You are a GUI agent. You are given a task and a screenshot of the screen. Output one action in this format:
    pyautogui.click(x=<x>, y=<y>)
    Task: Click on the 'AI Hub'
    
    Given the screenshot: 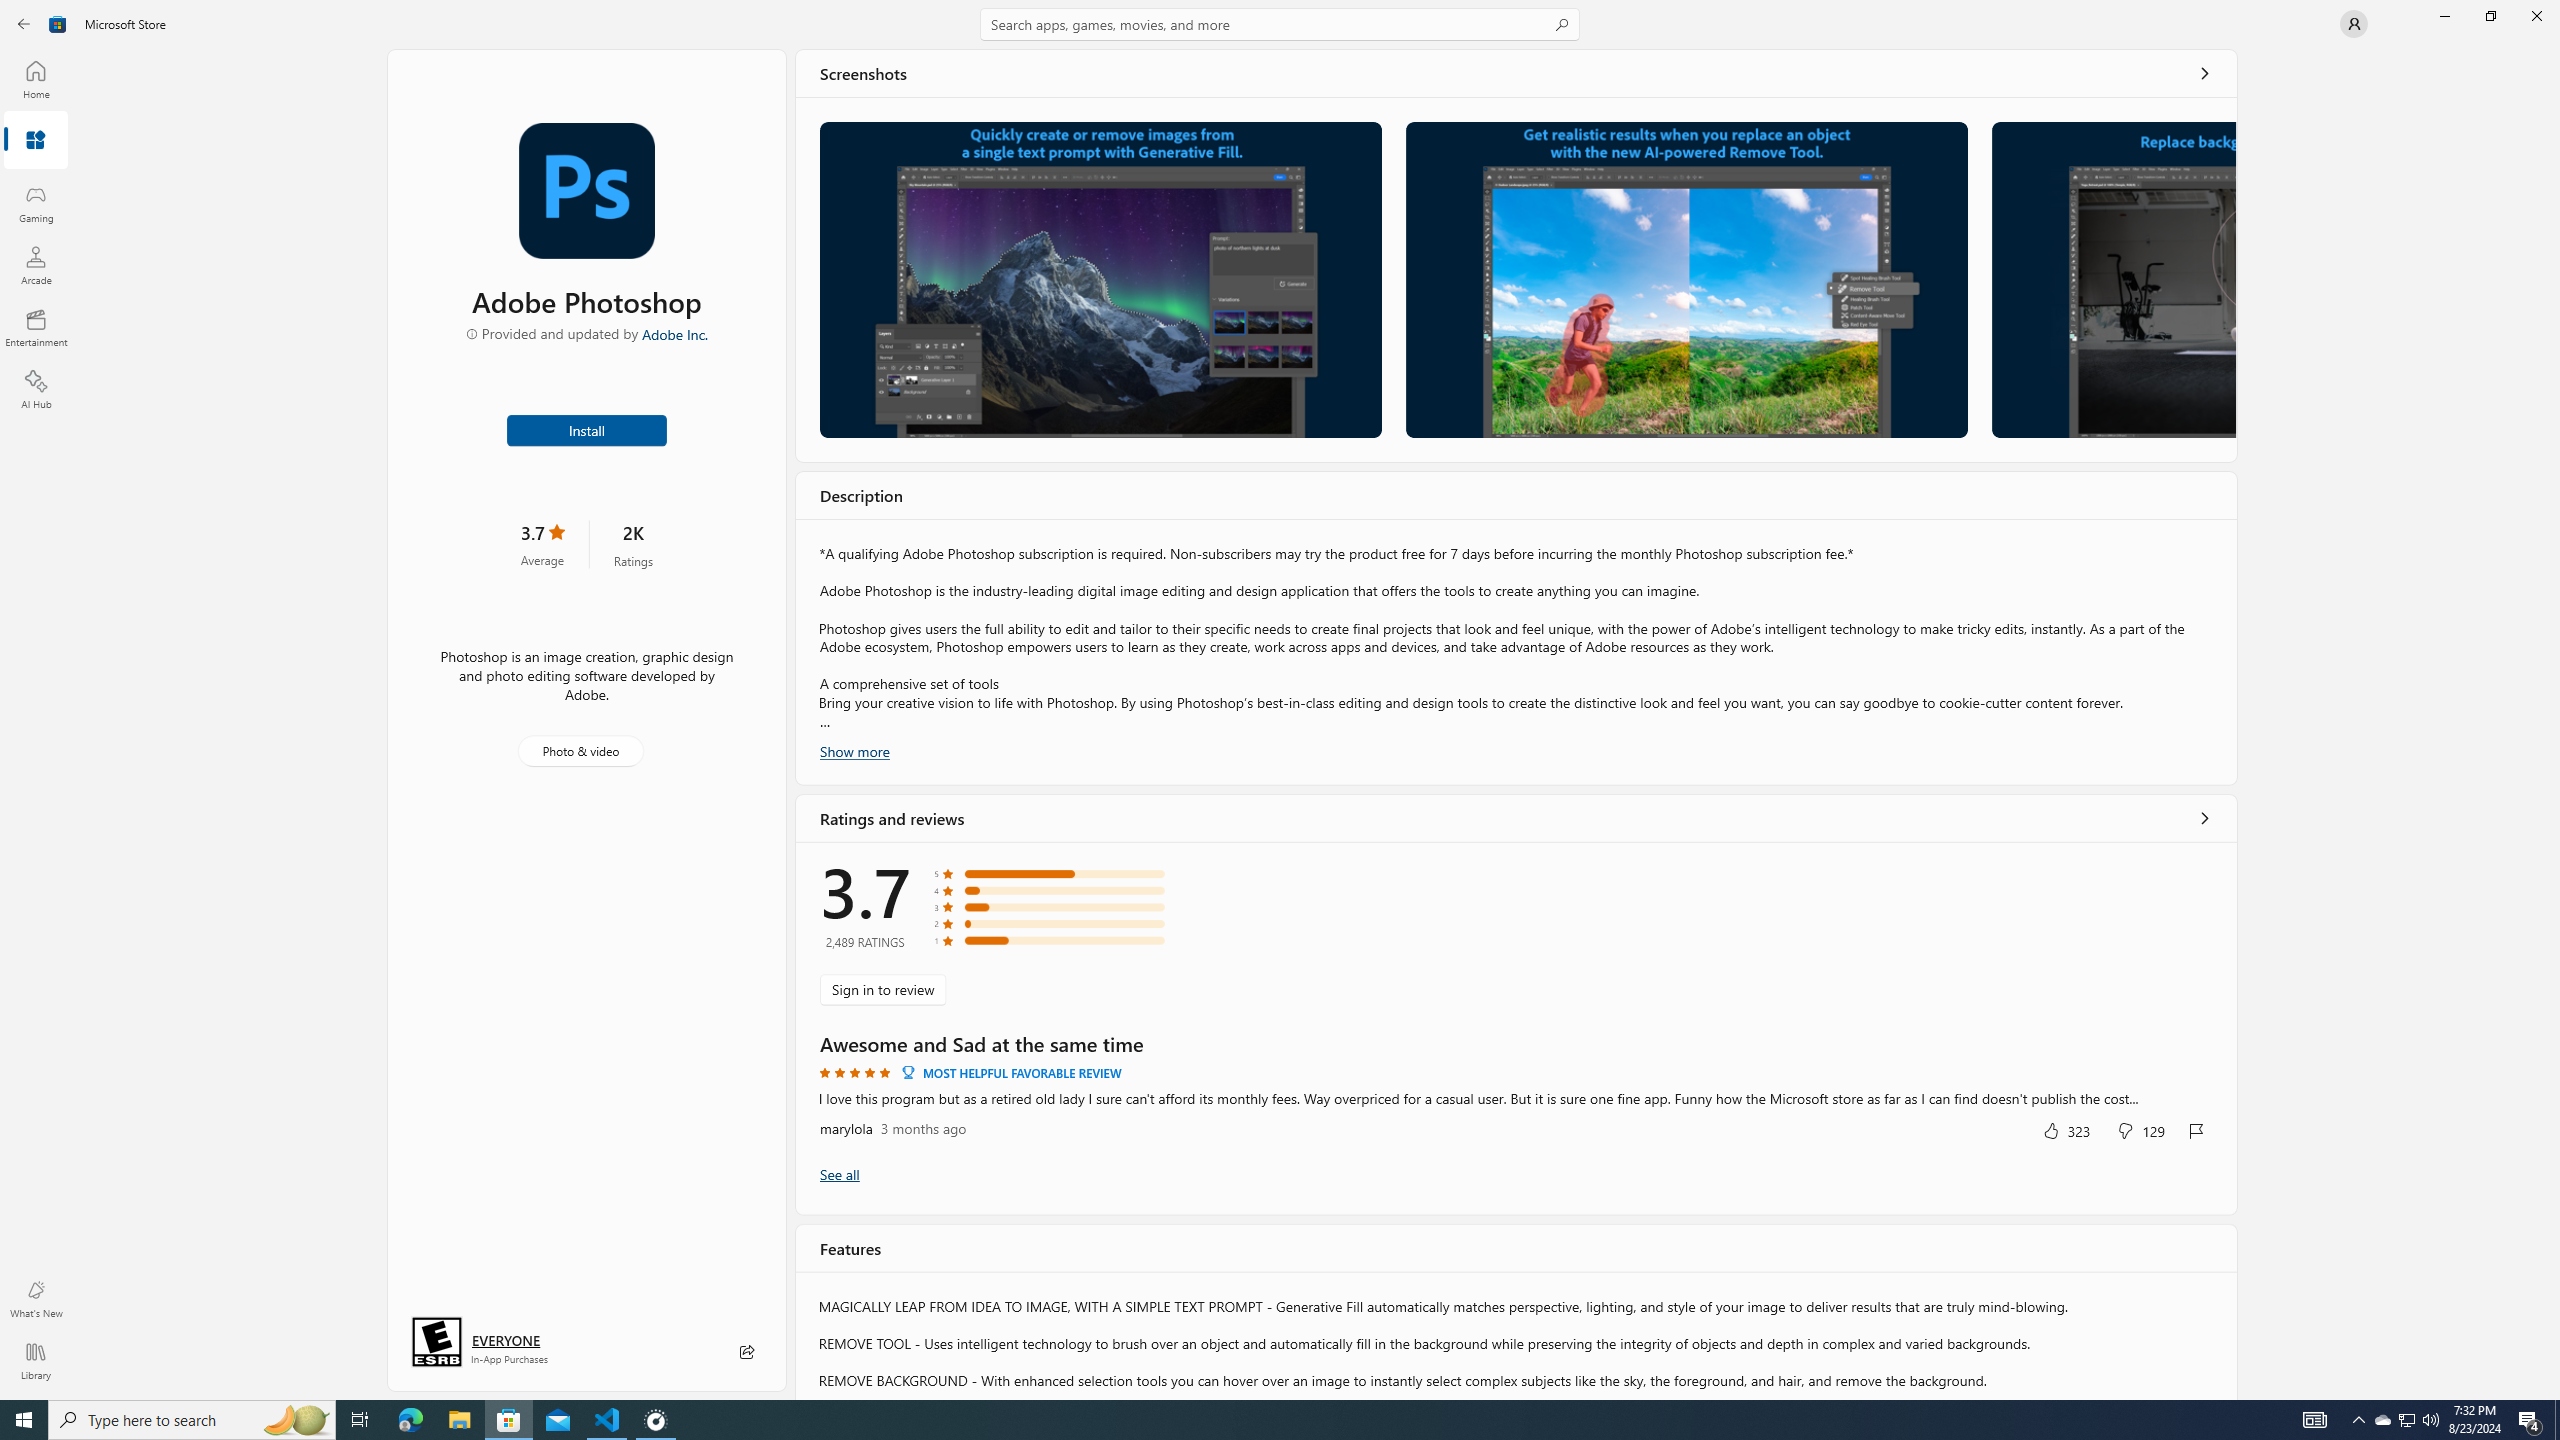 What is the action you would take?
    pyautogui.click(x=34, y=388)
    